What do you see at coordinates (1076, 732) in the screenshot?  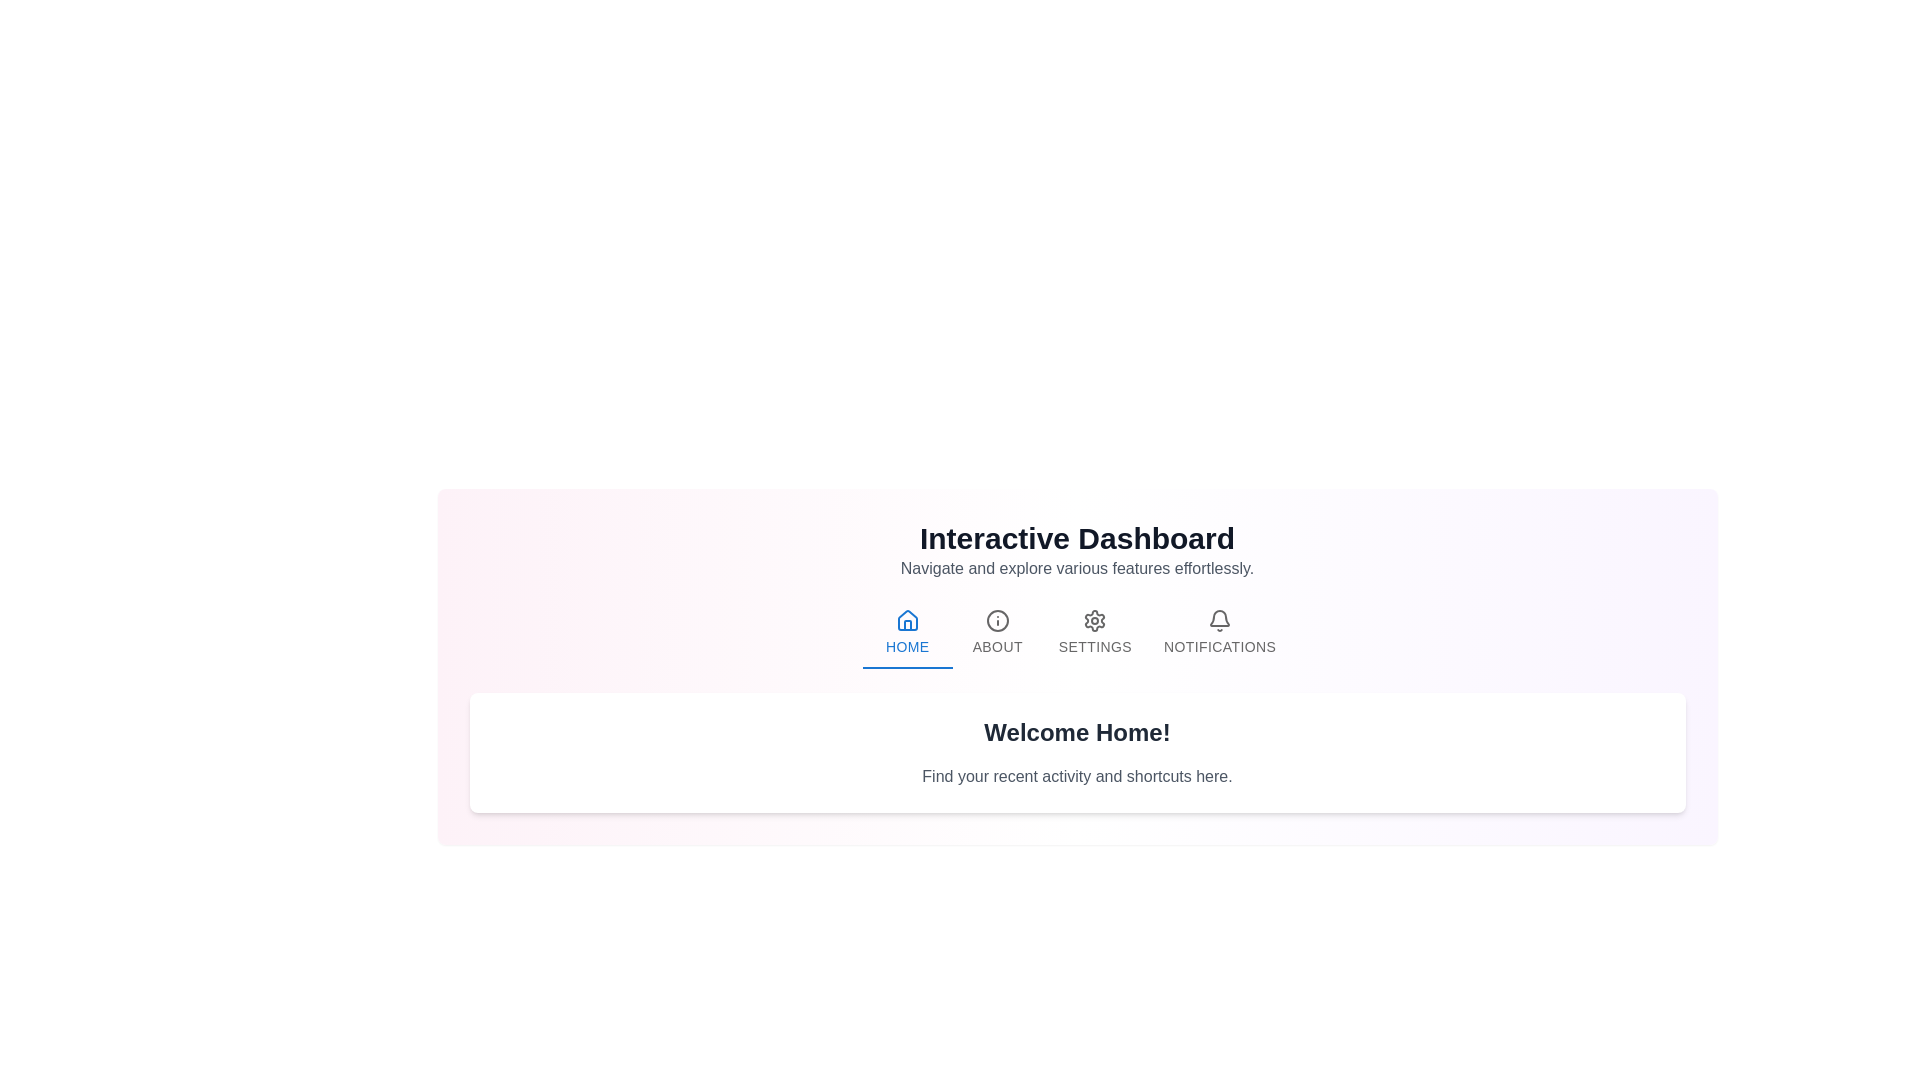 I see `the greeting header text element that welcomes the user to the interface, which is centrally located above the smaller text describing recent activity` at bounding box center [1076, 732].